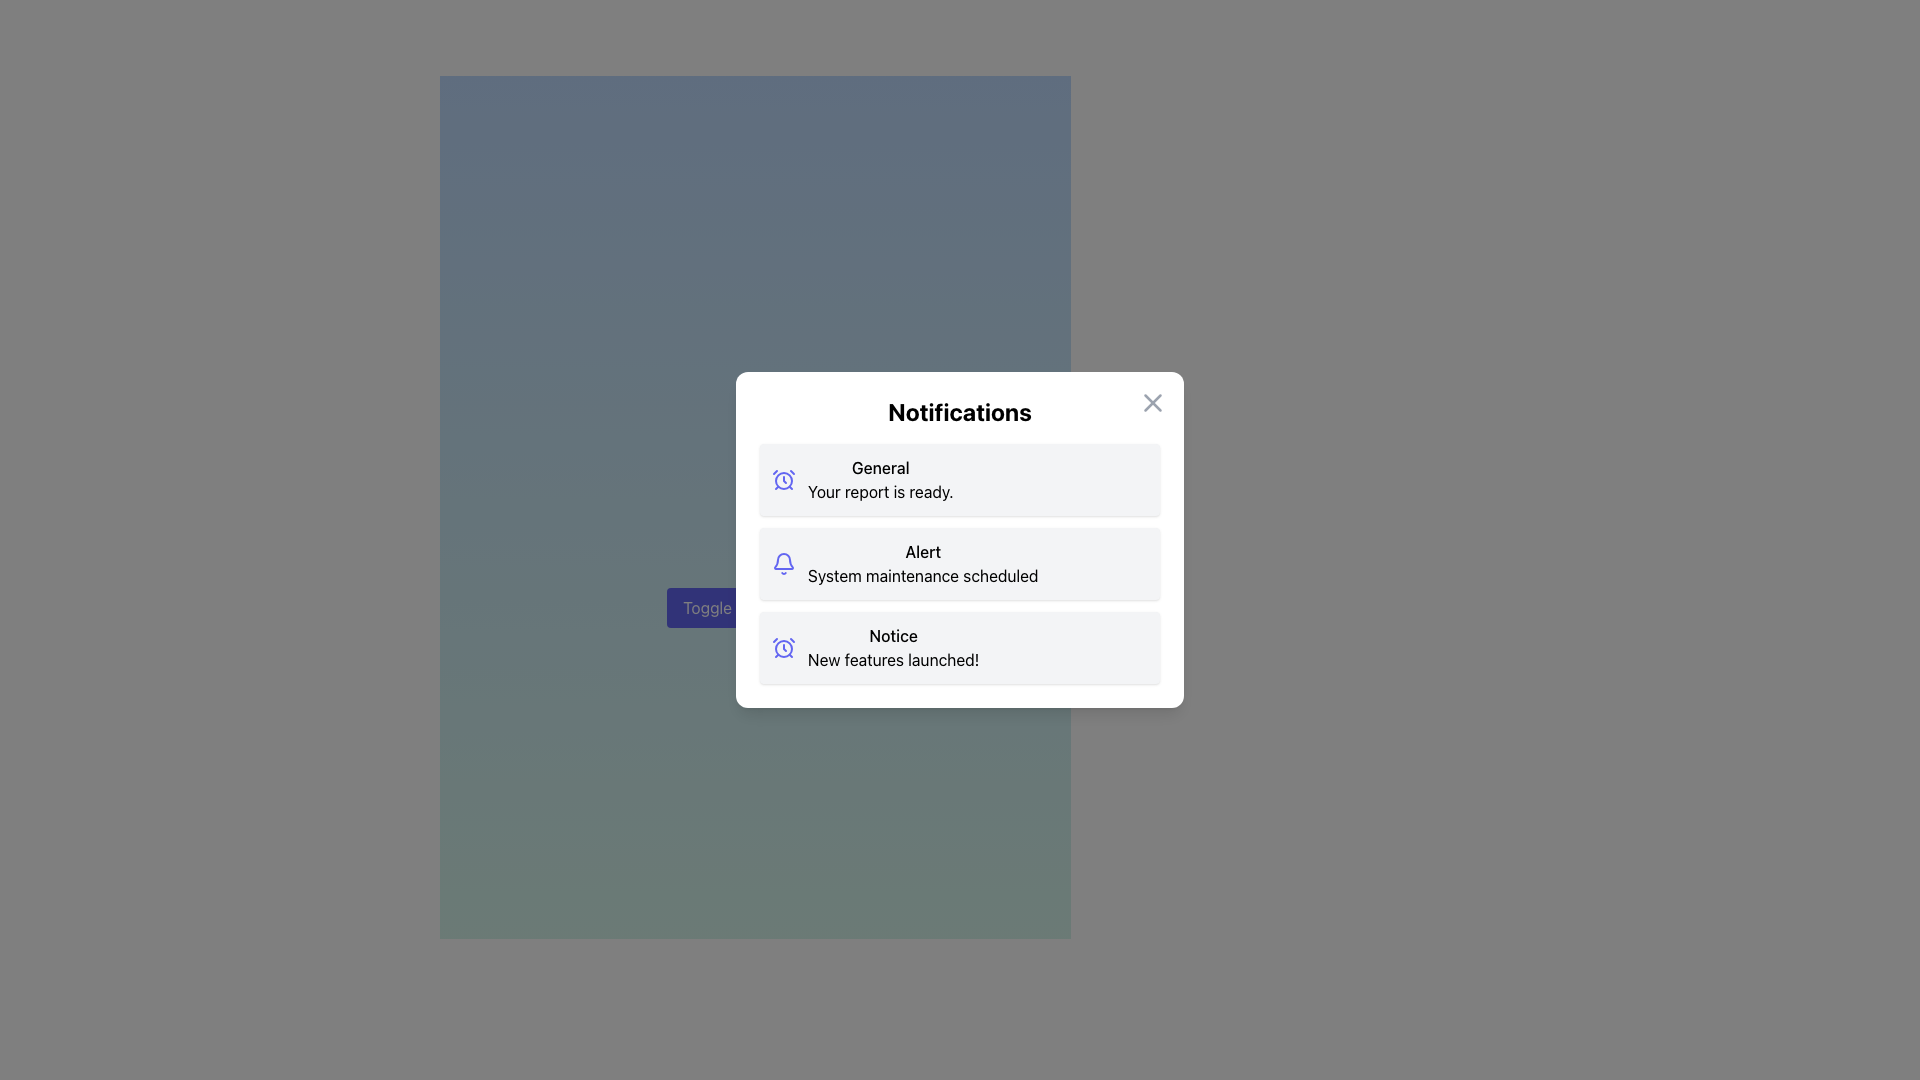 The width and height of the screenshot is (1920, 1080). Describe the element at coordinates (922, 575) in the screenshot. I see `the static text element that conveys important information about system maintenance scheduling, which is located under the subtitle 'Alert' in the second notification card` at that location.